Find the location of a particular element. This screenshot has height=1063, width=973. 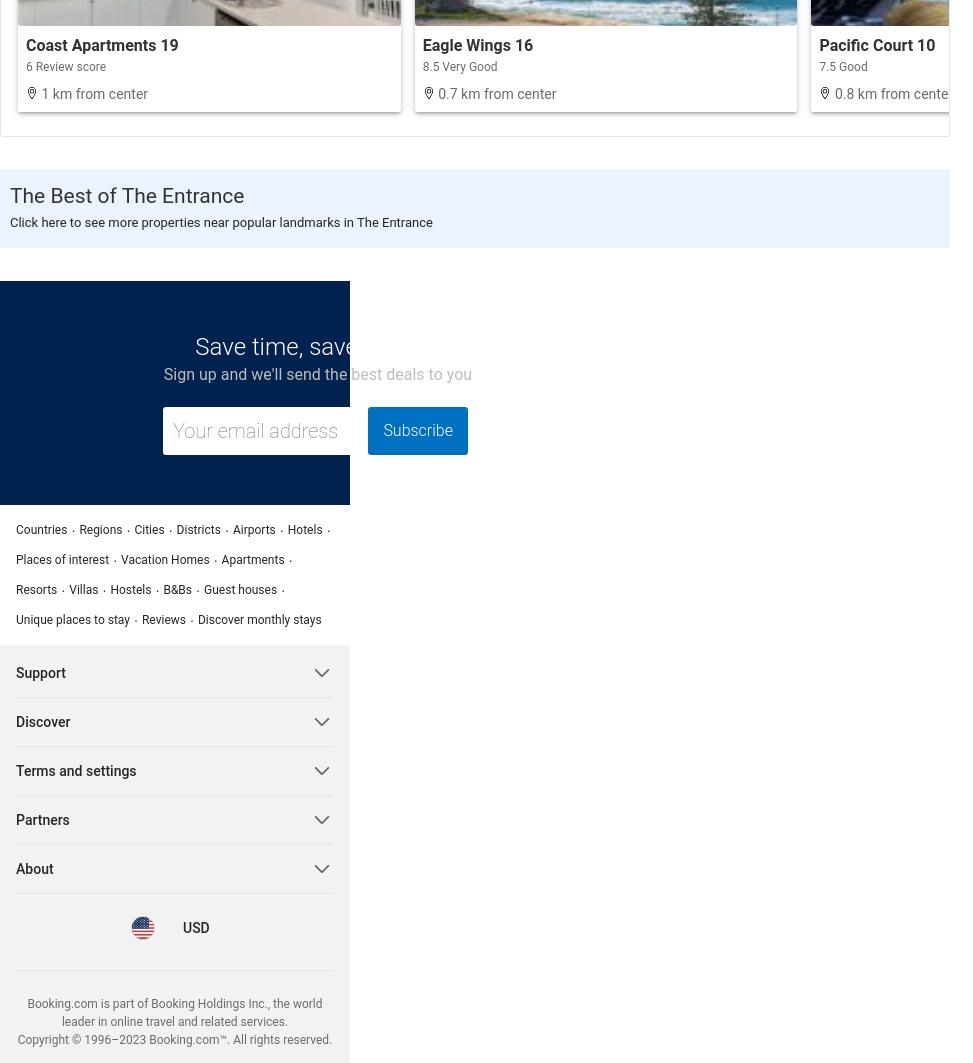

'Hostels' is located at coordinates (129, 588).